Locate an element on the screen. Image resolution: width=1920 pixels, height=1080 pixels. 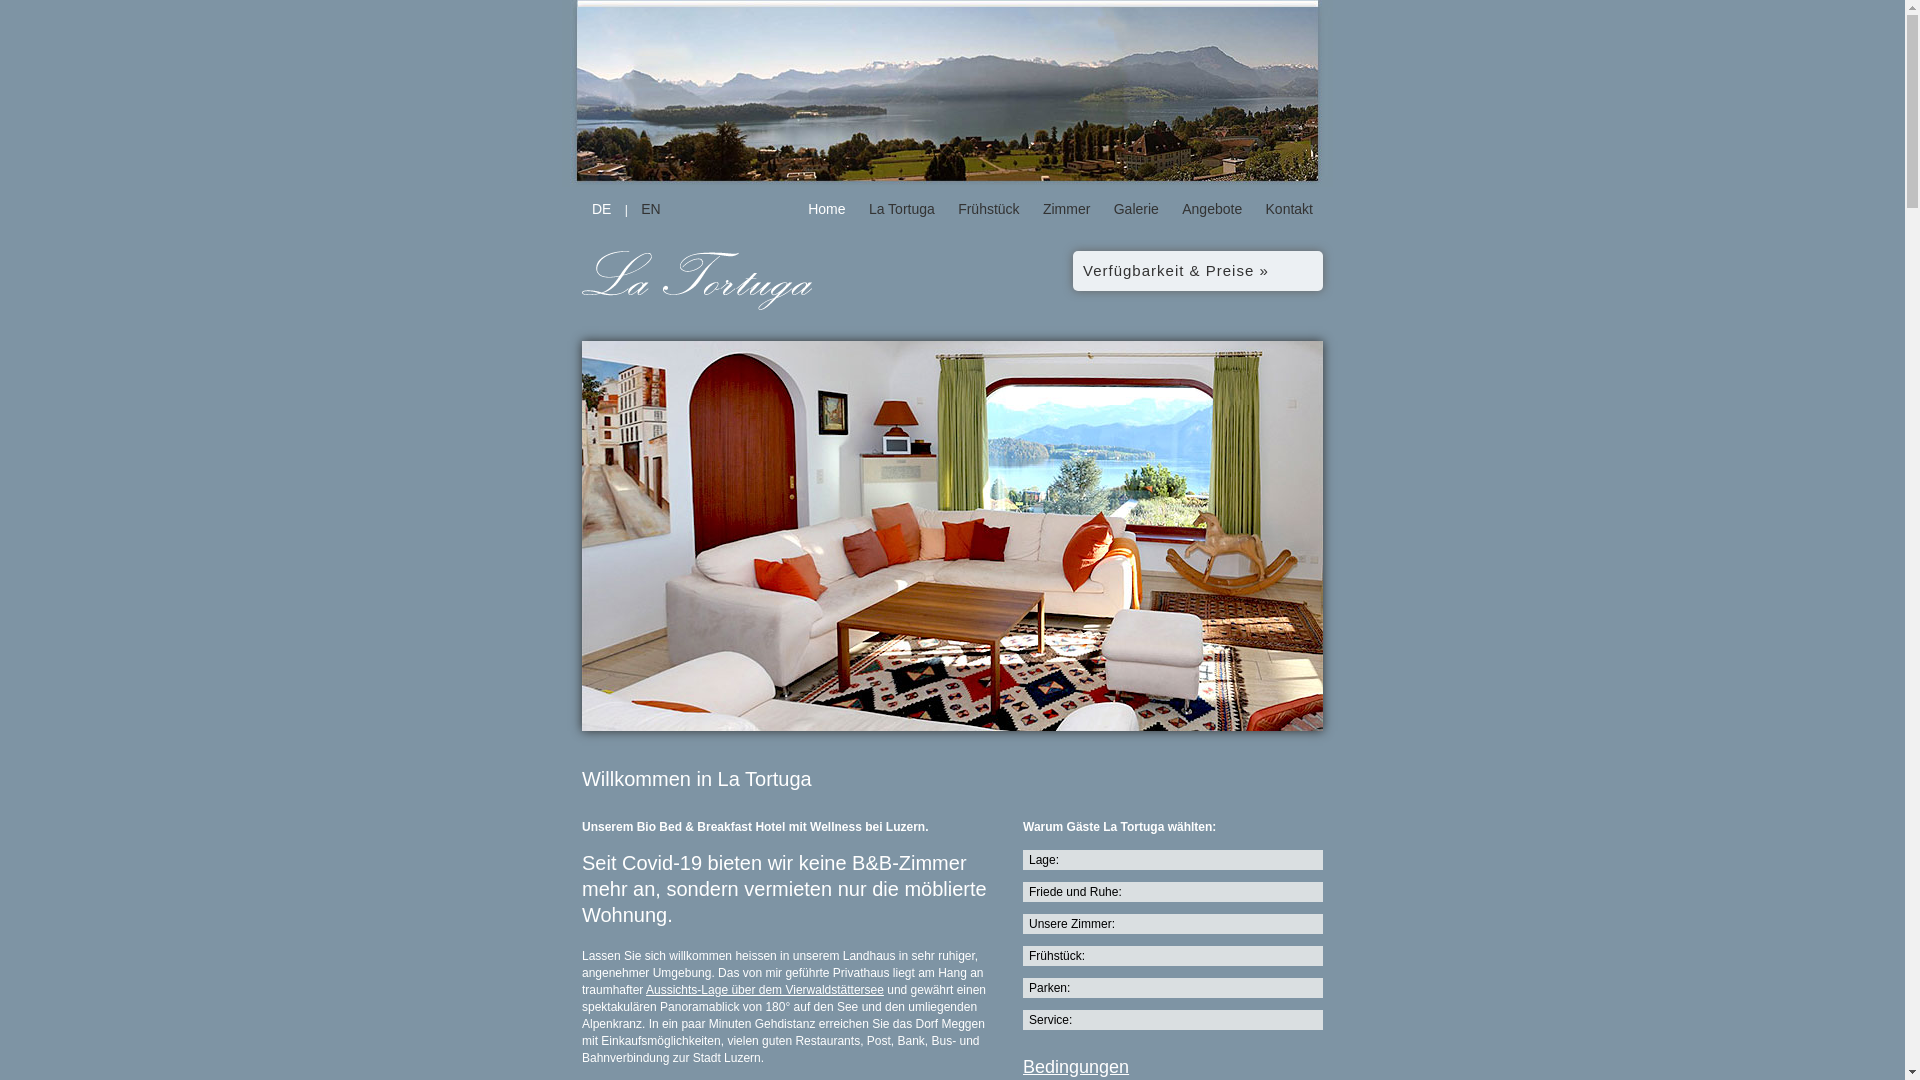
'Friede und Ruhe:' is located at coordinates (1172, 890).